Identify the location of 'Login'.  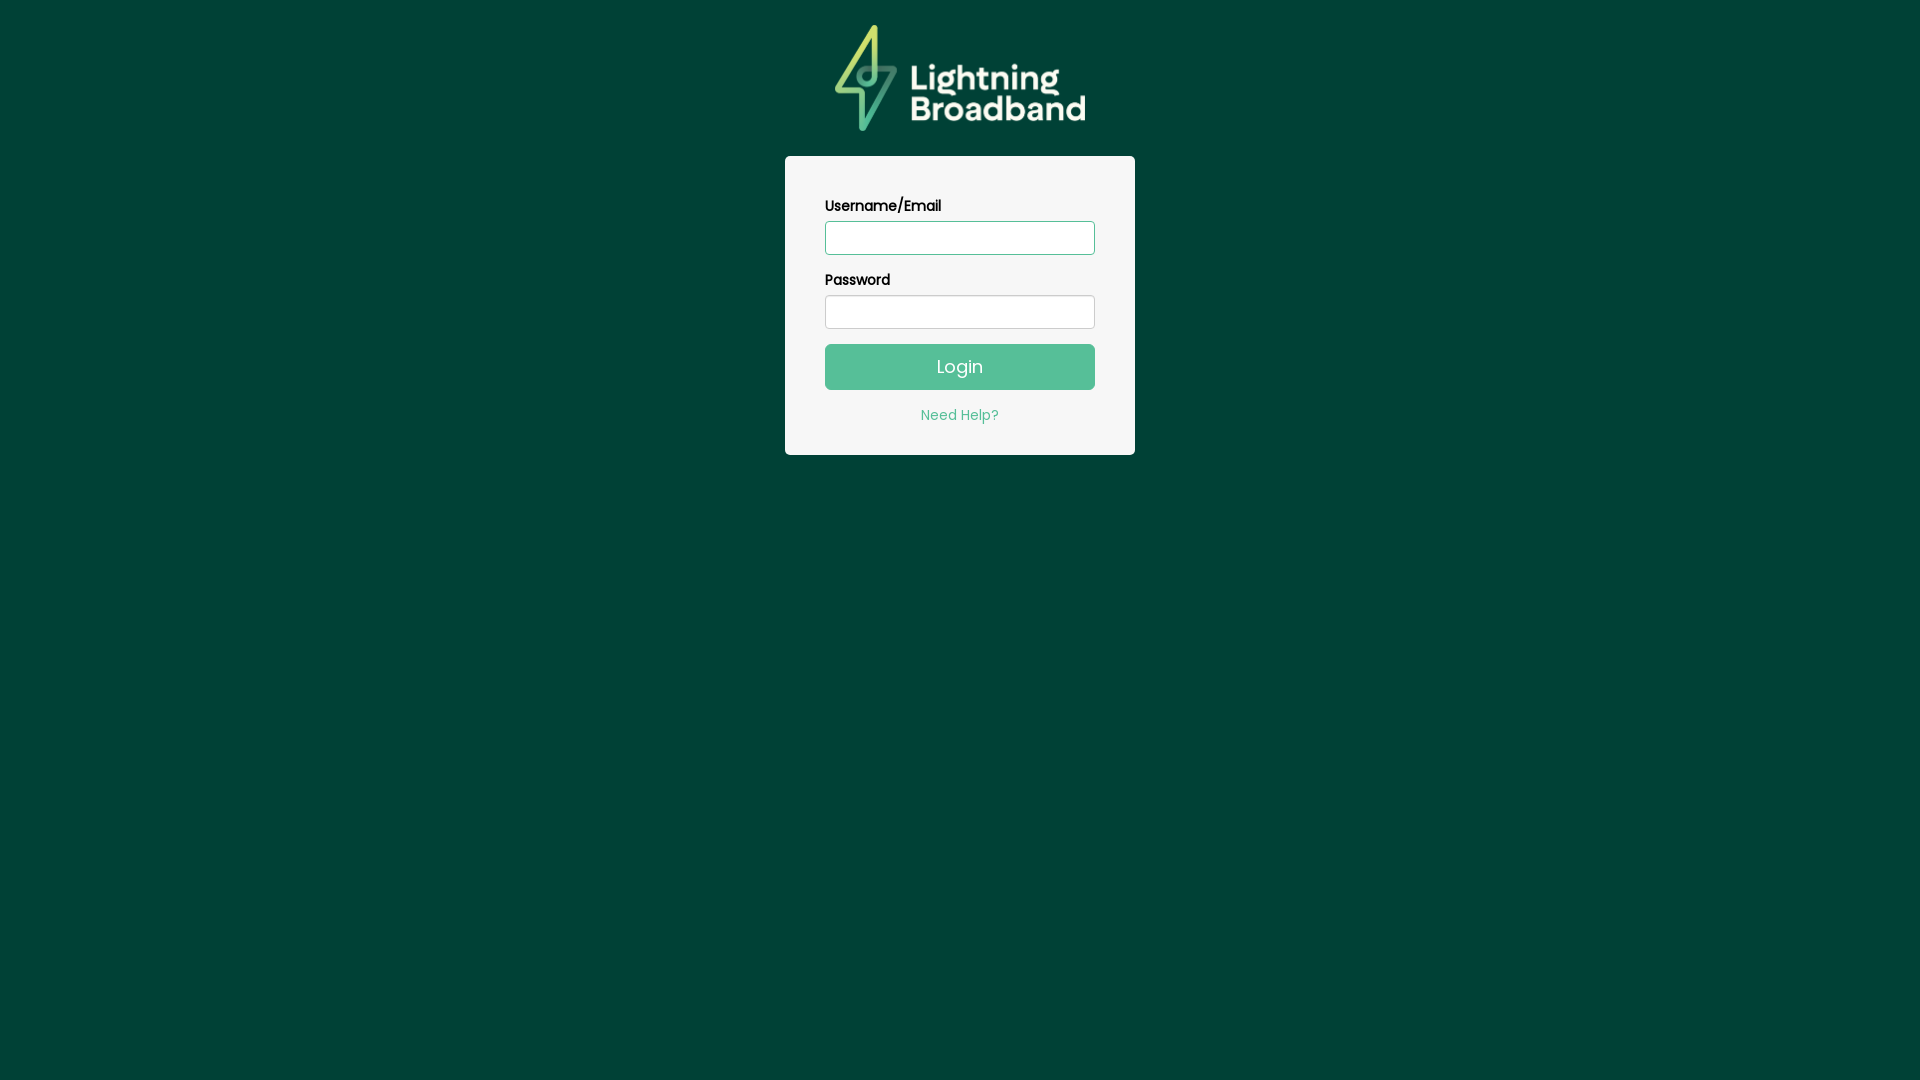
(960, 366).